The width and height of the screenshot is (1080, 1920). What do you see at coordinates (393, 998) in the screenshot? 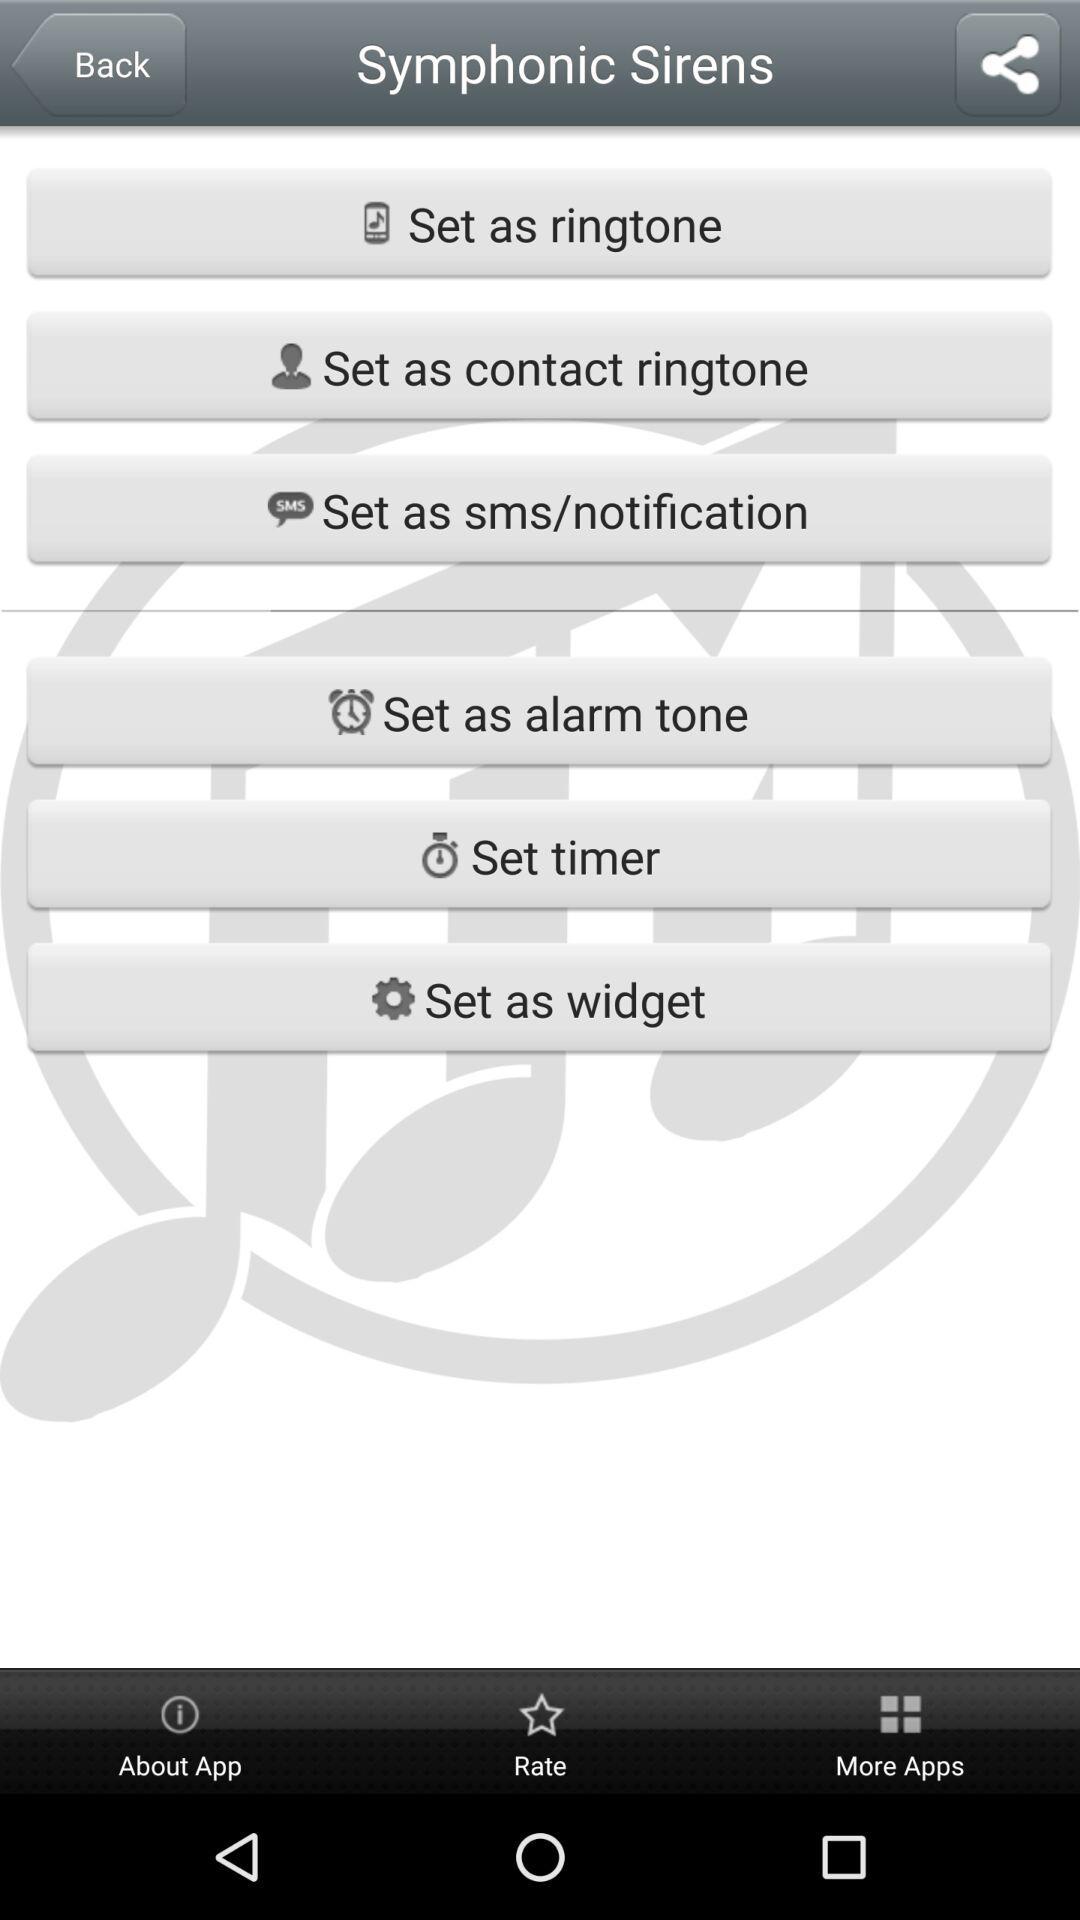
I see `the icon of settings at last button from symphonic sirens` at bounding box center [393, 998].